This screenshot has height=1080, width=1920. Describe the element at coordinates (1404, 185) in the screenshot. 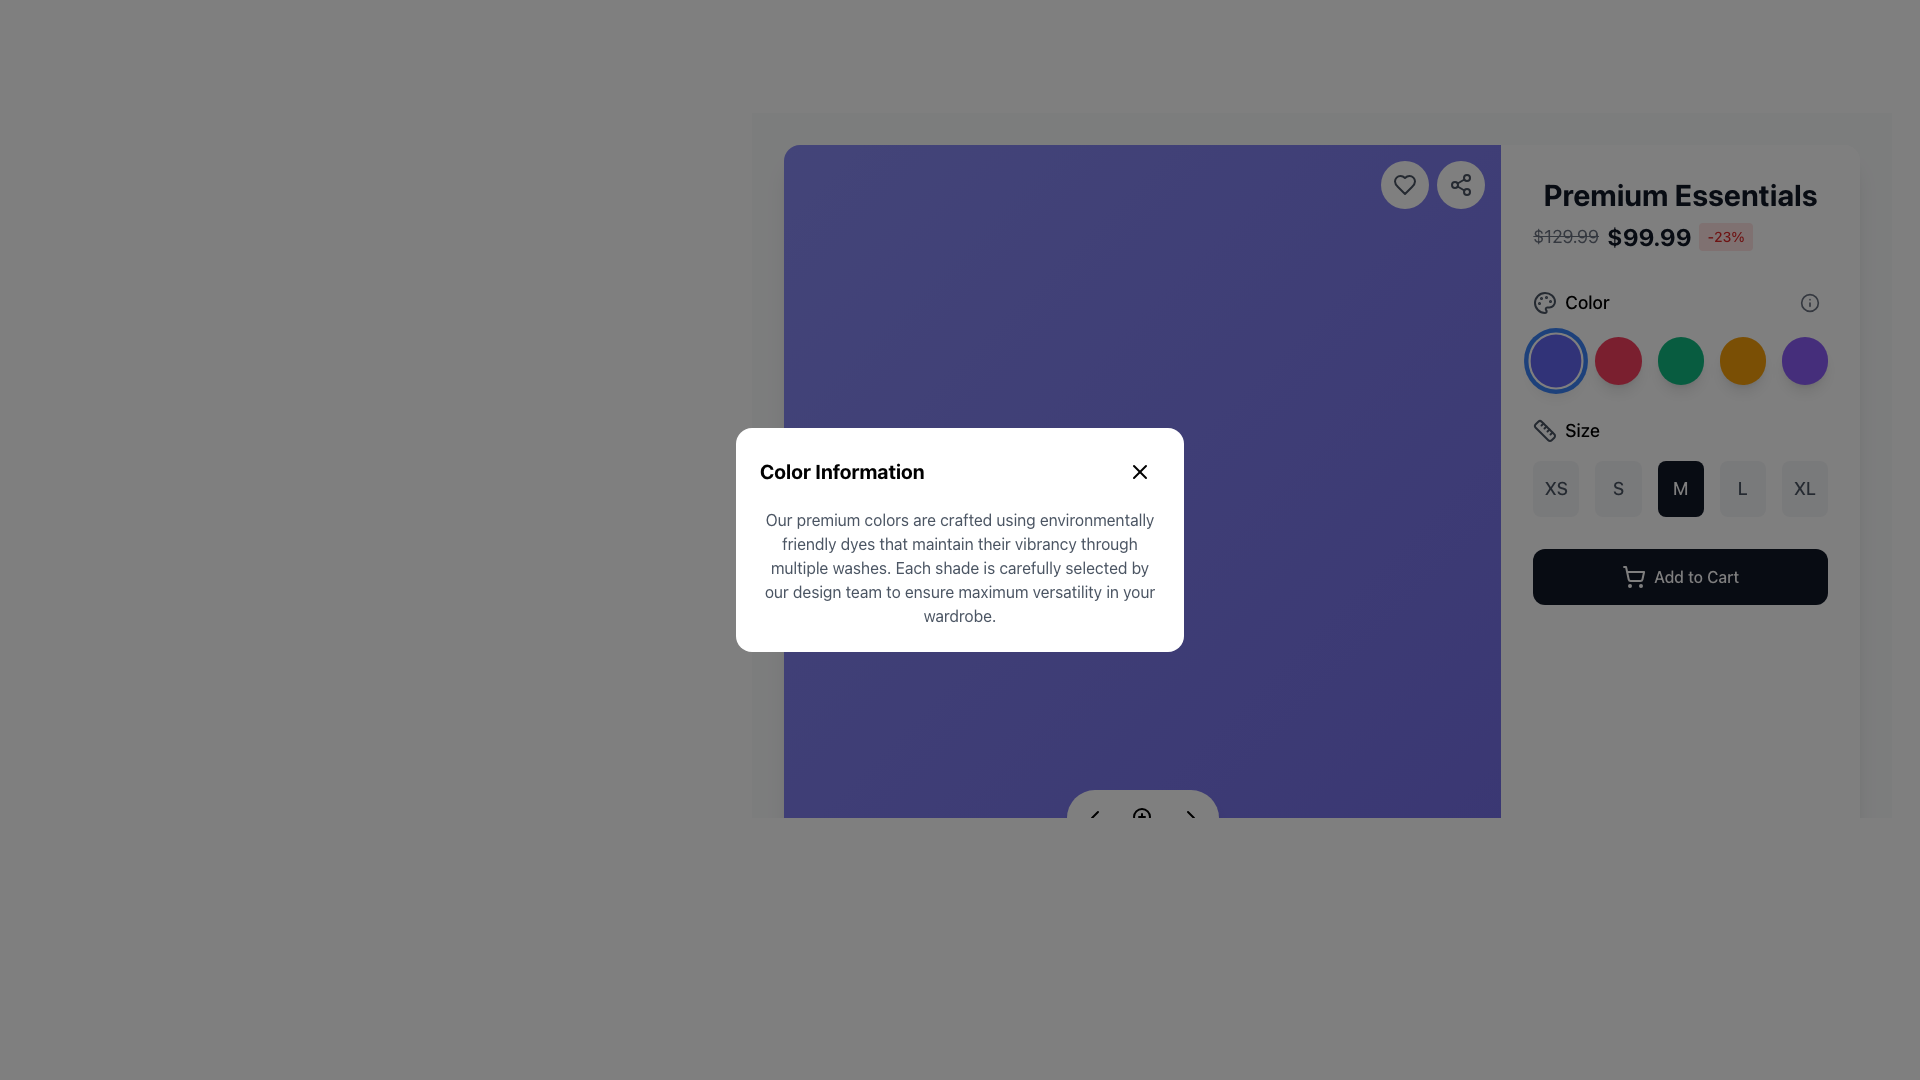

I see `the favorite icon button located in the top-right section of the interface to mark the item as favorite` at that location.